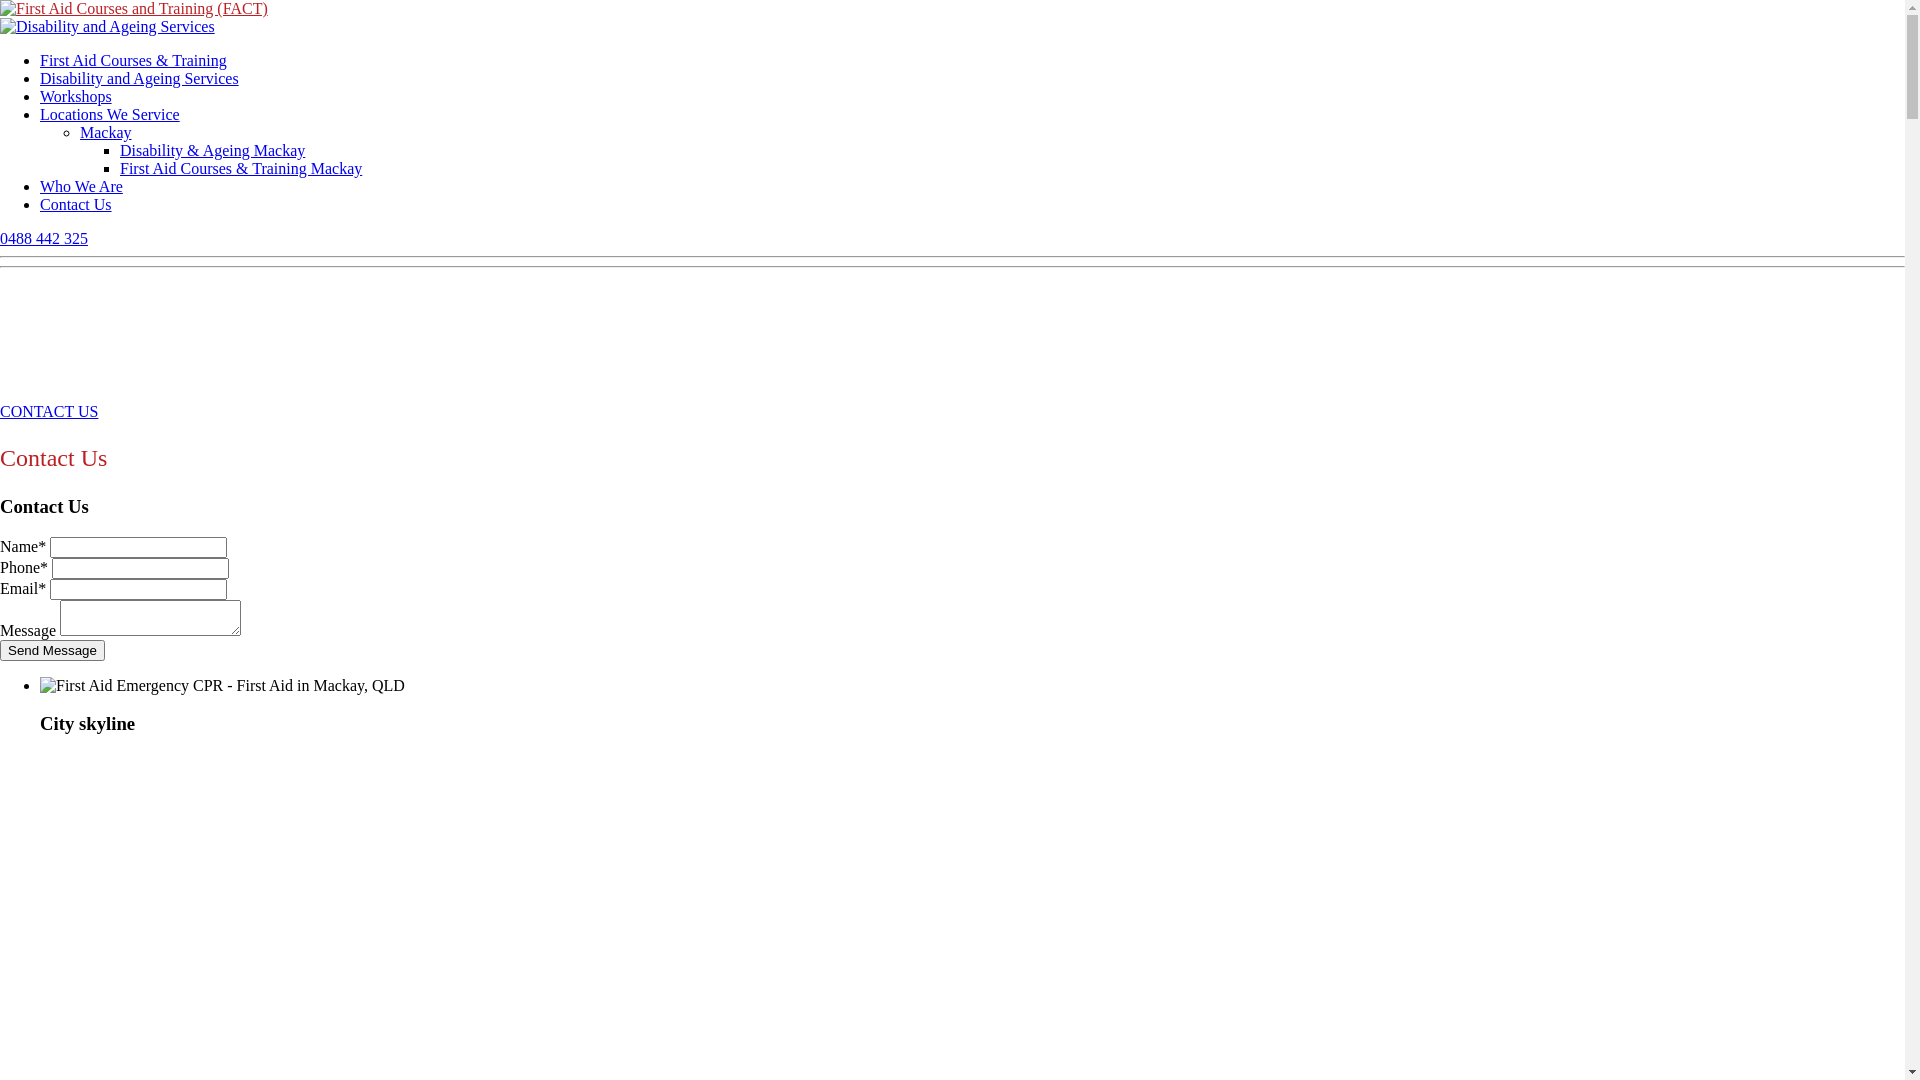 The image size is (1920, 1080). I want to click on 'Disability & Ageing Mackay', so click(212, 149).